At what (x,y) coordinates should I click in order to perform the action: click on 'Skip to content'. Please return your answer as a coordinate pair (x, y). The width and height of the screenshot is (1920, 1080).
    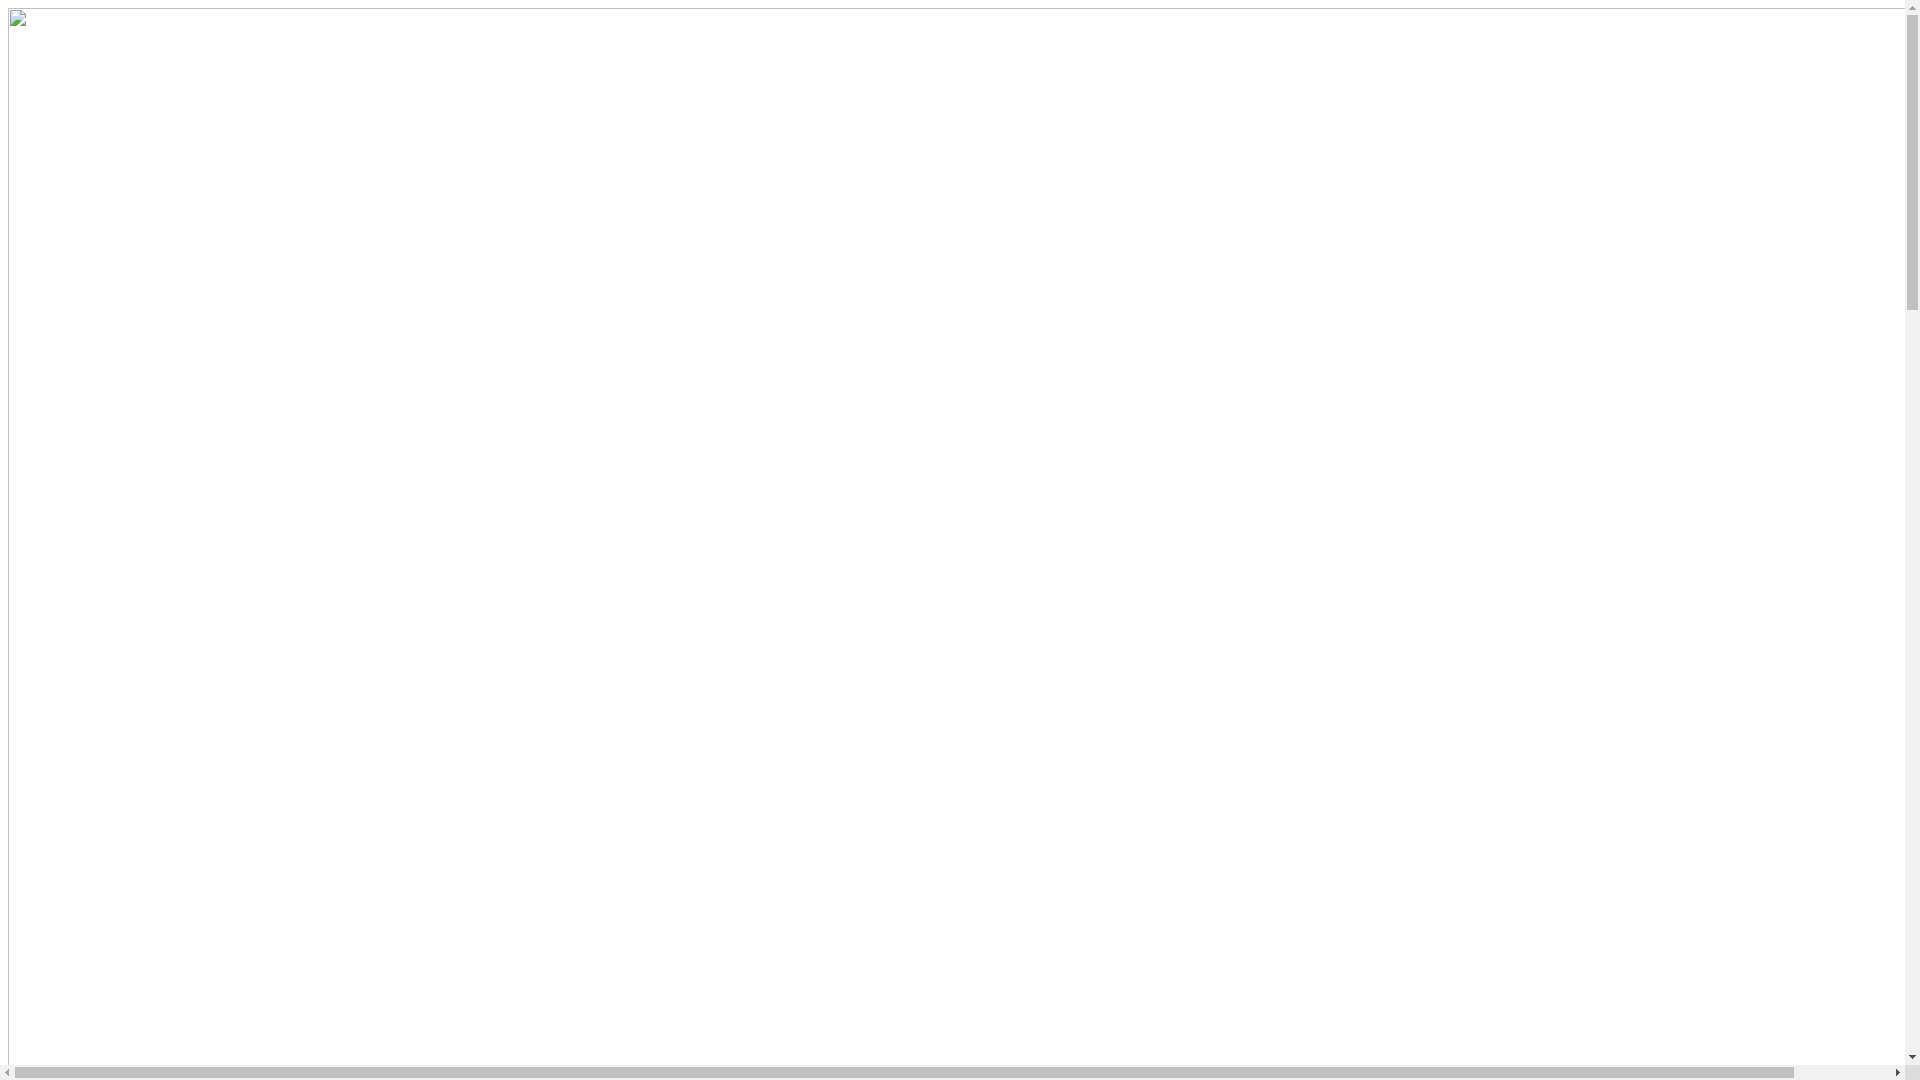
    Looking at the image, I should click on (7, 7).